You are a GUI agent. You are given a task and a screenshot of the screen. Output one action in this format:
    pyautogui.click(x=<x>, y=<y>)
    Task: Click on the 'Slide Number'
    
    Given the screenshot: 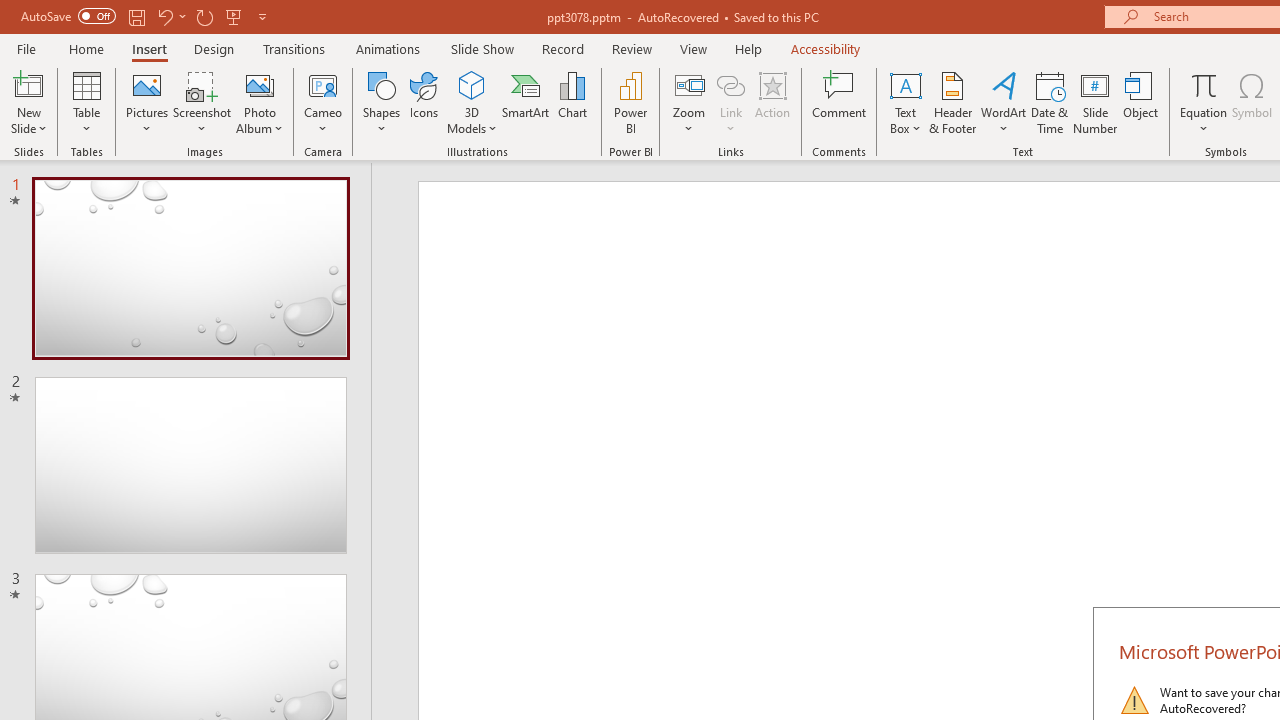 What is the action you would take?
    pyautogui.click(x=1094, y=103)
    